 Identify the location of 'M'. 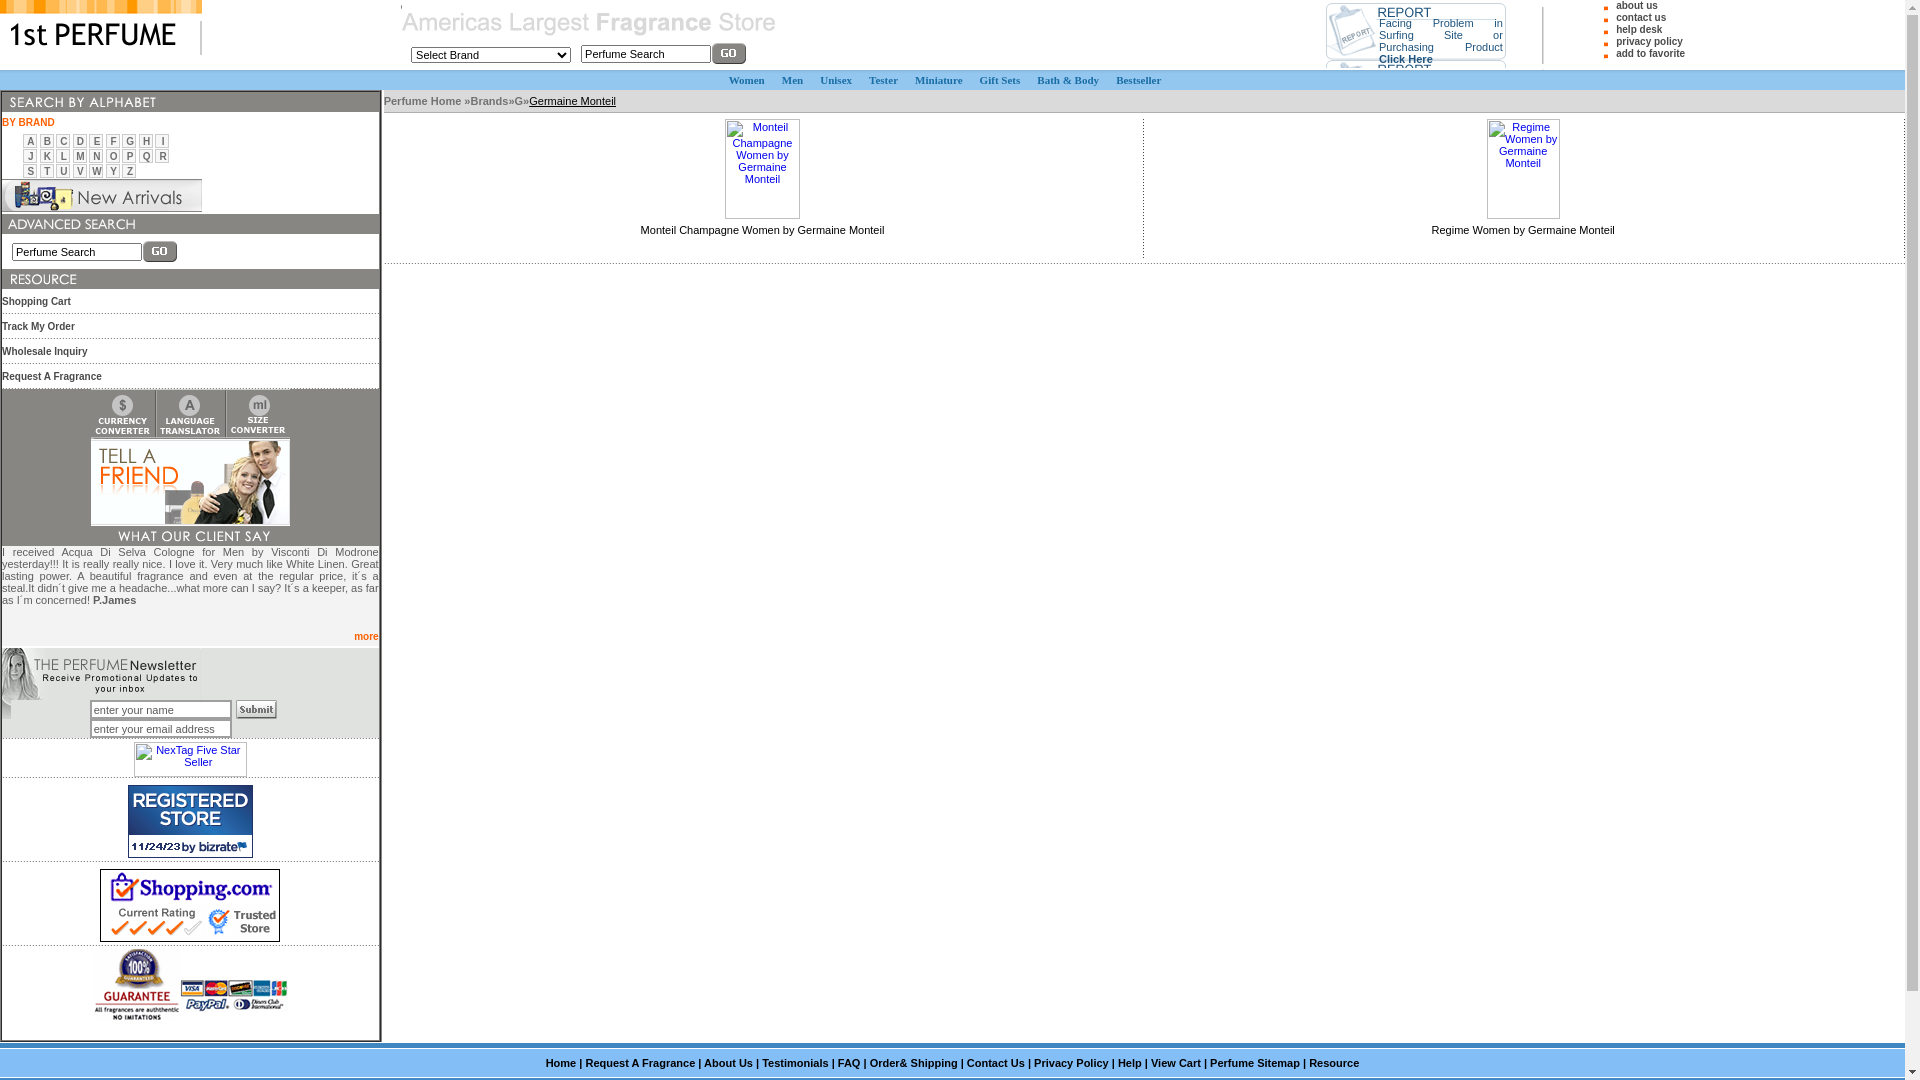
(80, 154).